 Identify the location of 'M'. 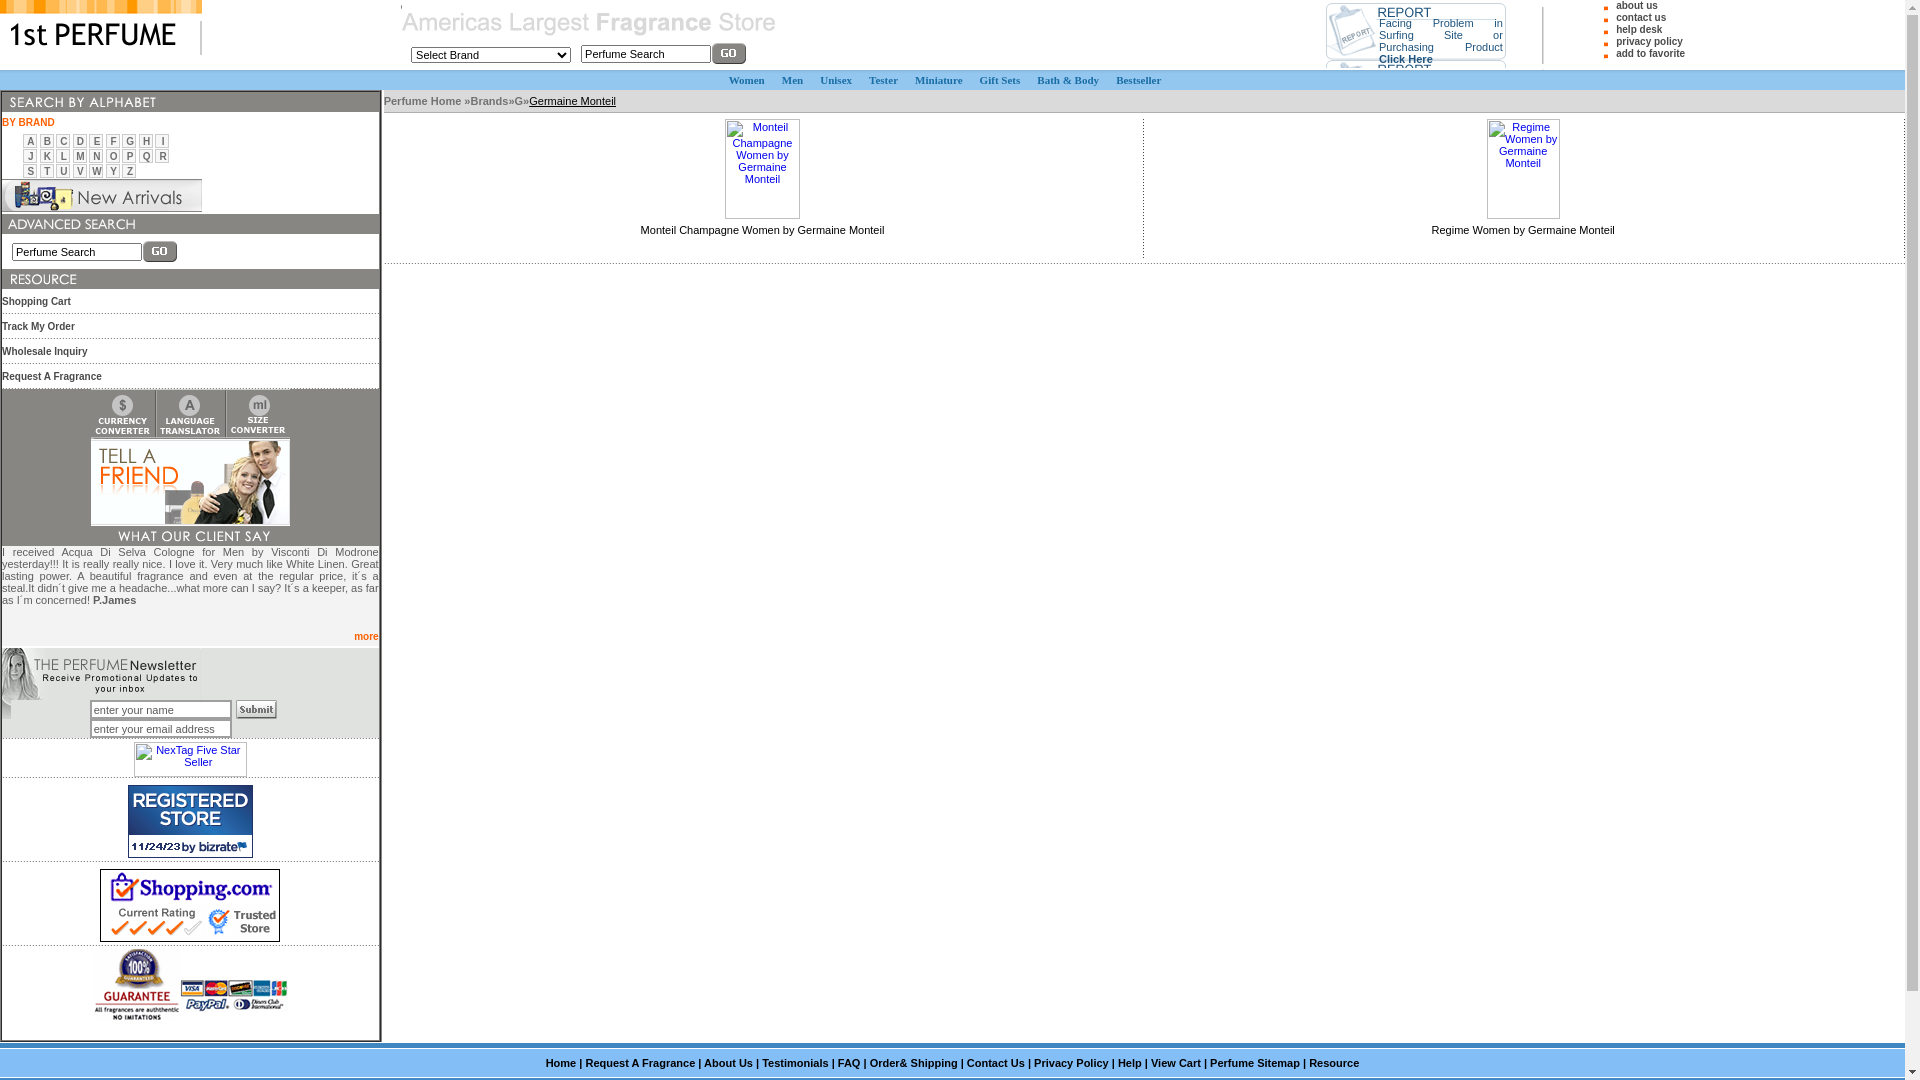
(80, 154).